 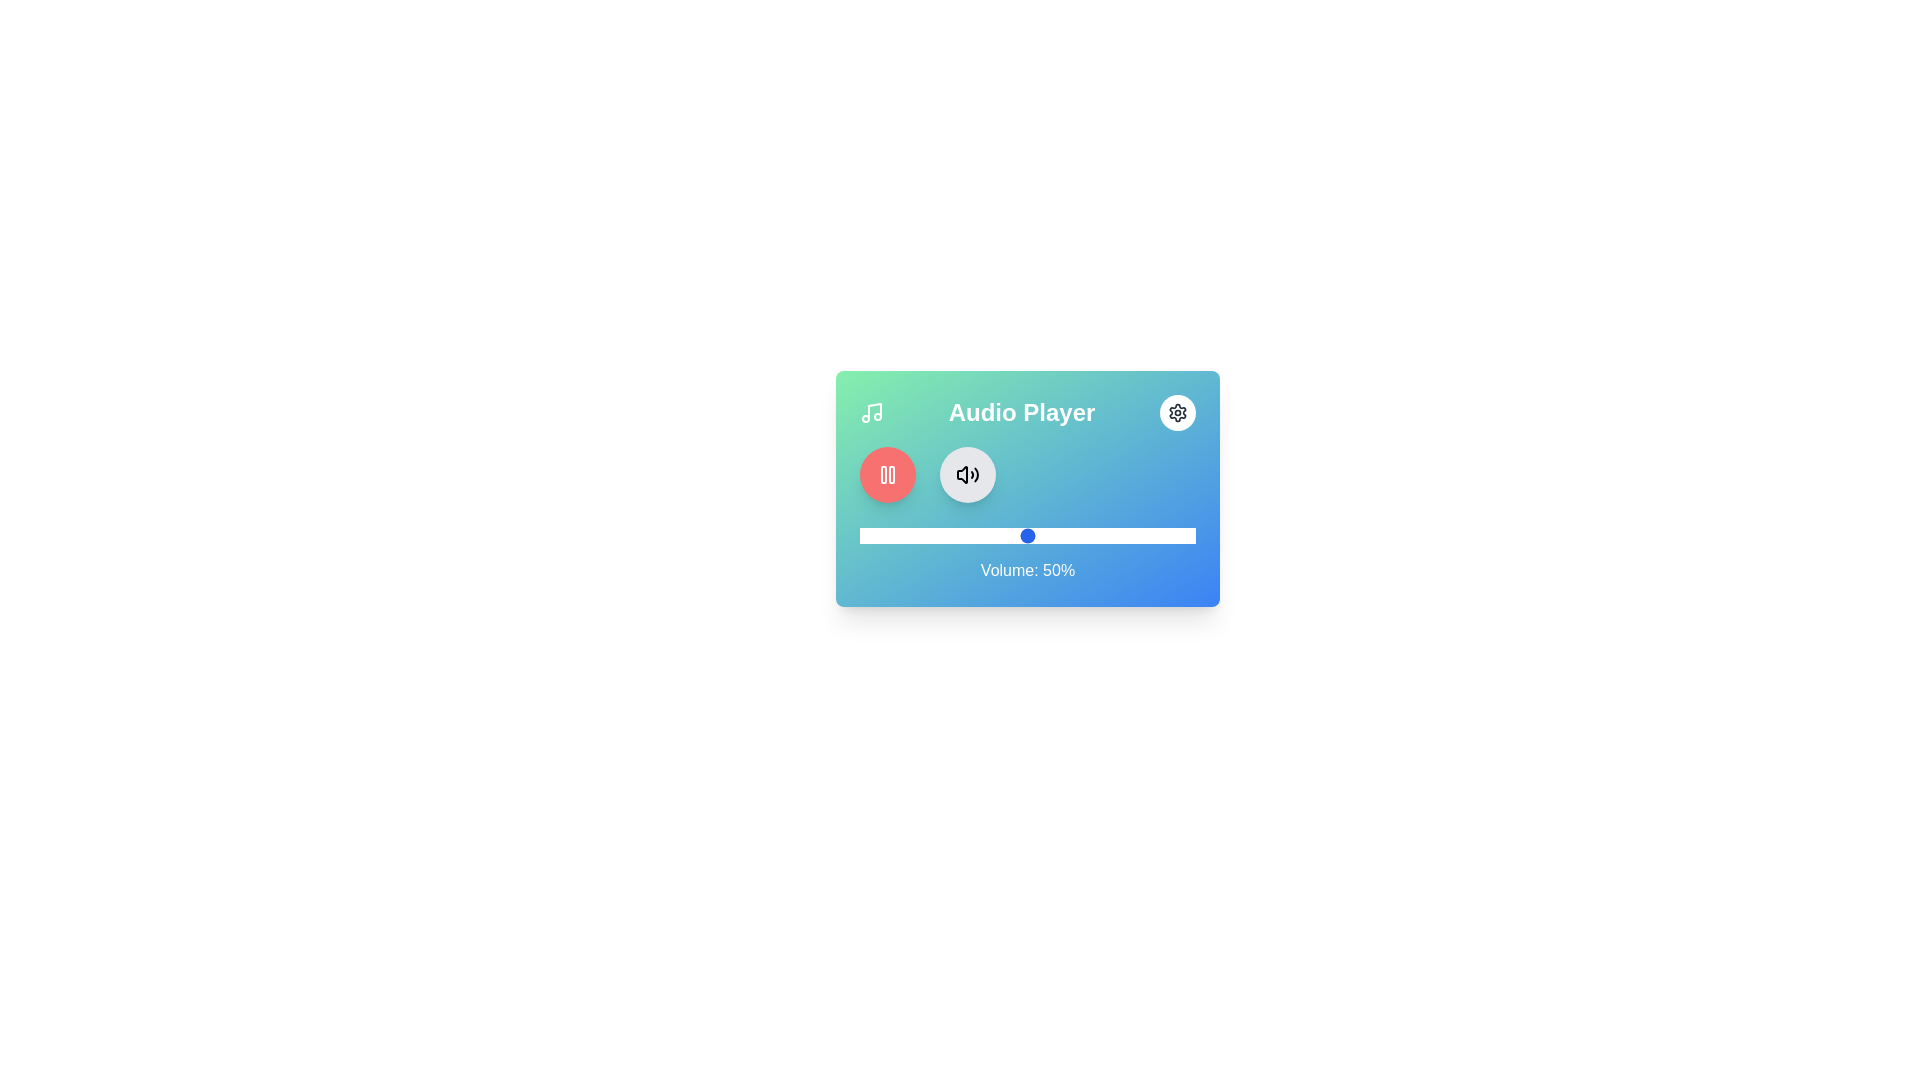 What do you see at coordinates (1027, 474) in the screenshot?
I see `the left circular button with a red pause icon in the Audio Player section to scale it` at bounding box center [1027, 474].